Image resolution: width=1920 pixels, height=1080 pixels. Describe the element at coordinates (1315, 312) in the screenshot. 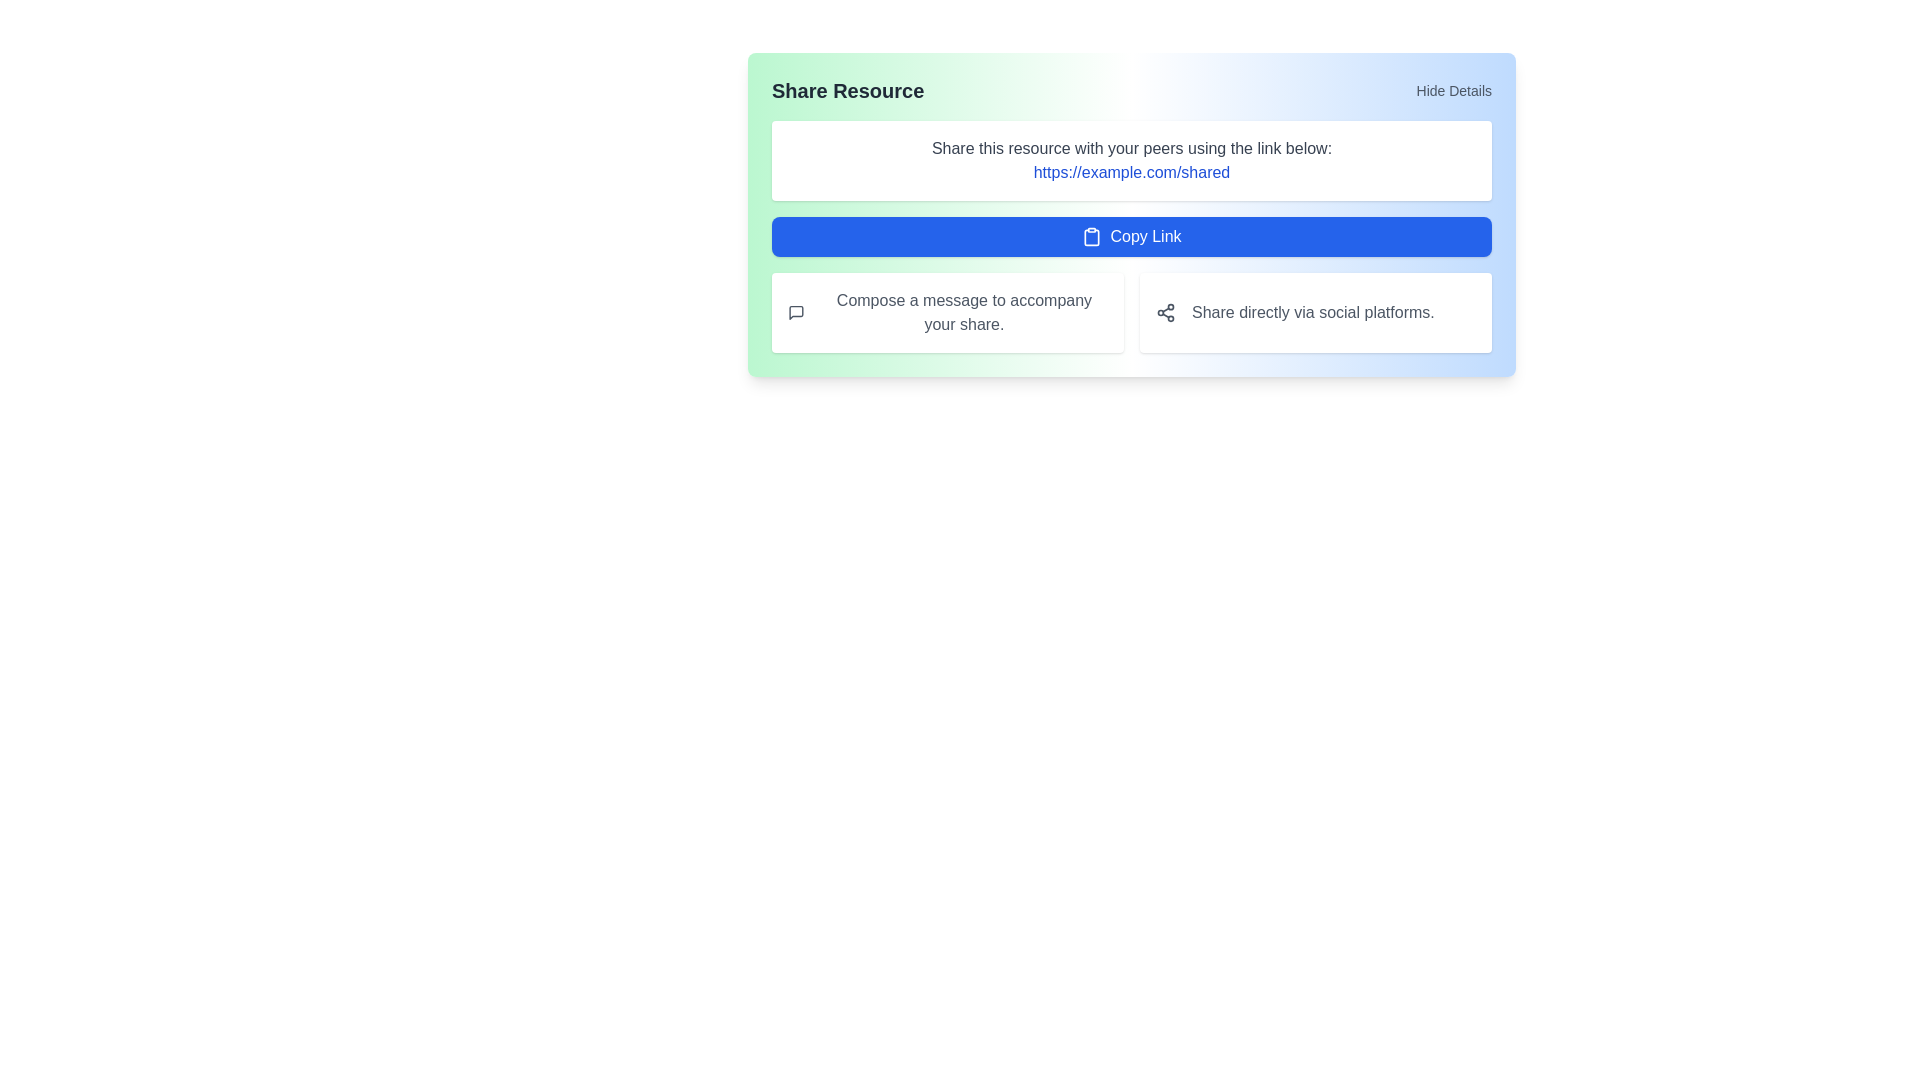

I see `the button with a white background and rounded corners that features a share symbol icon on the left and the text 'Share directly via social platforms.' located in the bottom right section of the grid layout below the blue bar labeled 'Copy Link.'` at that location.